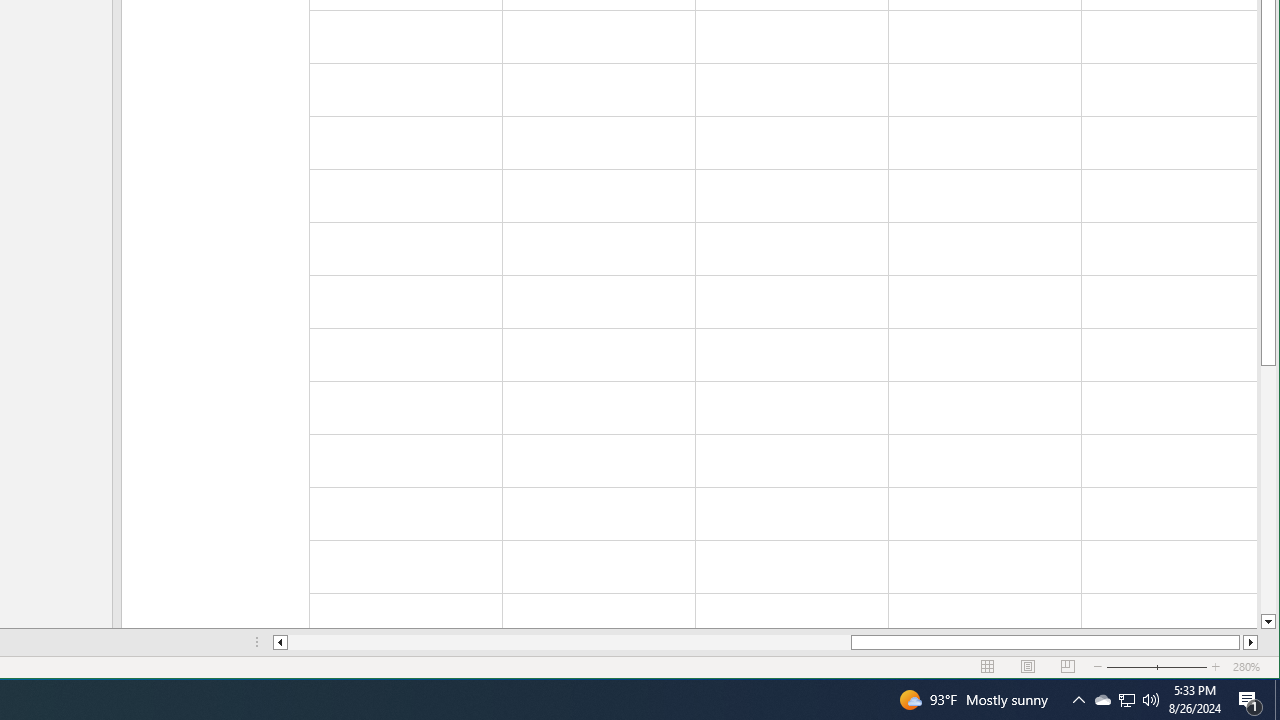 Image resolution: width=1280 pixels, height=720 pixels. What do you see at coordinates (1250, 698) in the screenshot?
I see `'Action Center, 1 new notification'` at bounding box center [1250, 698].